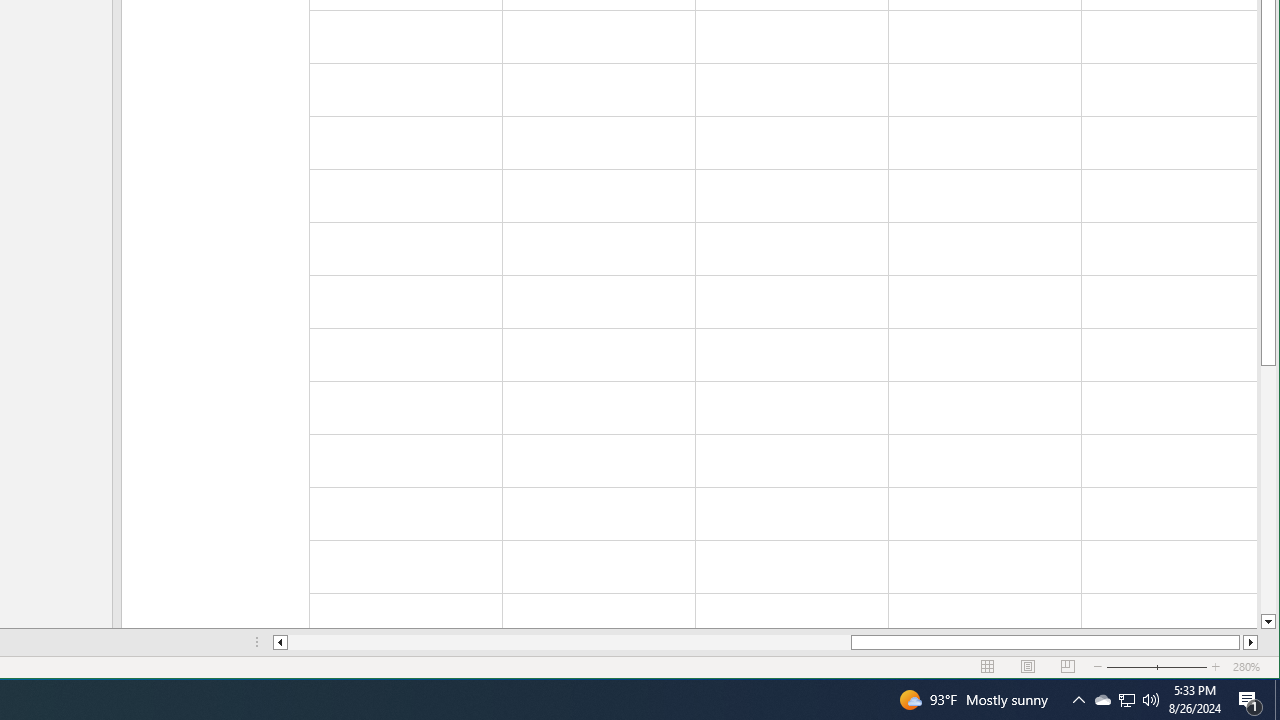 Image resolution: width=1280 pixels, height=720 pixels. What do you see at coordinates (1250, 698) in the screenshot?
I see `'Action Center, 1 new notification'` at bounding box center [1250, 698].